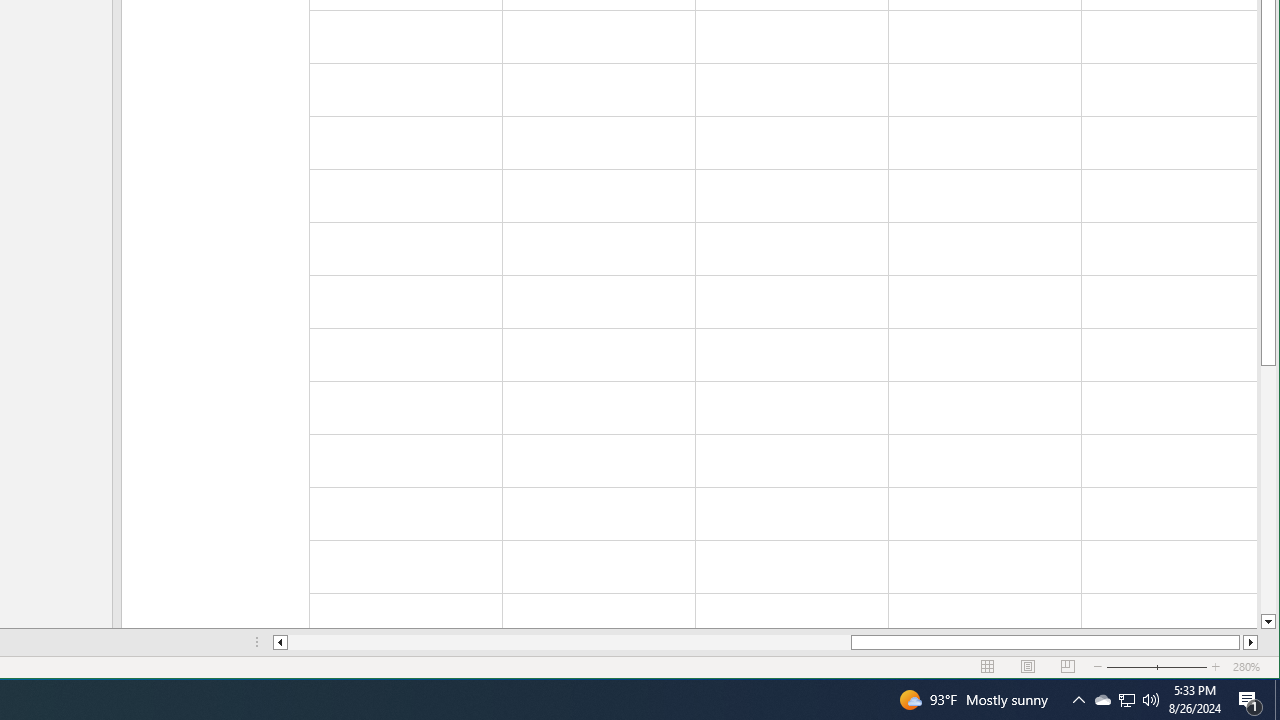 Image resolution: width=1280 pixels, height=720 pixels. What do you see at coordinates (1250, 698) in the screenshot?
I see `'Action Center, 1 new notification'` at bounding box center [1250, 698].